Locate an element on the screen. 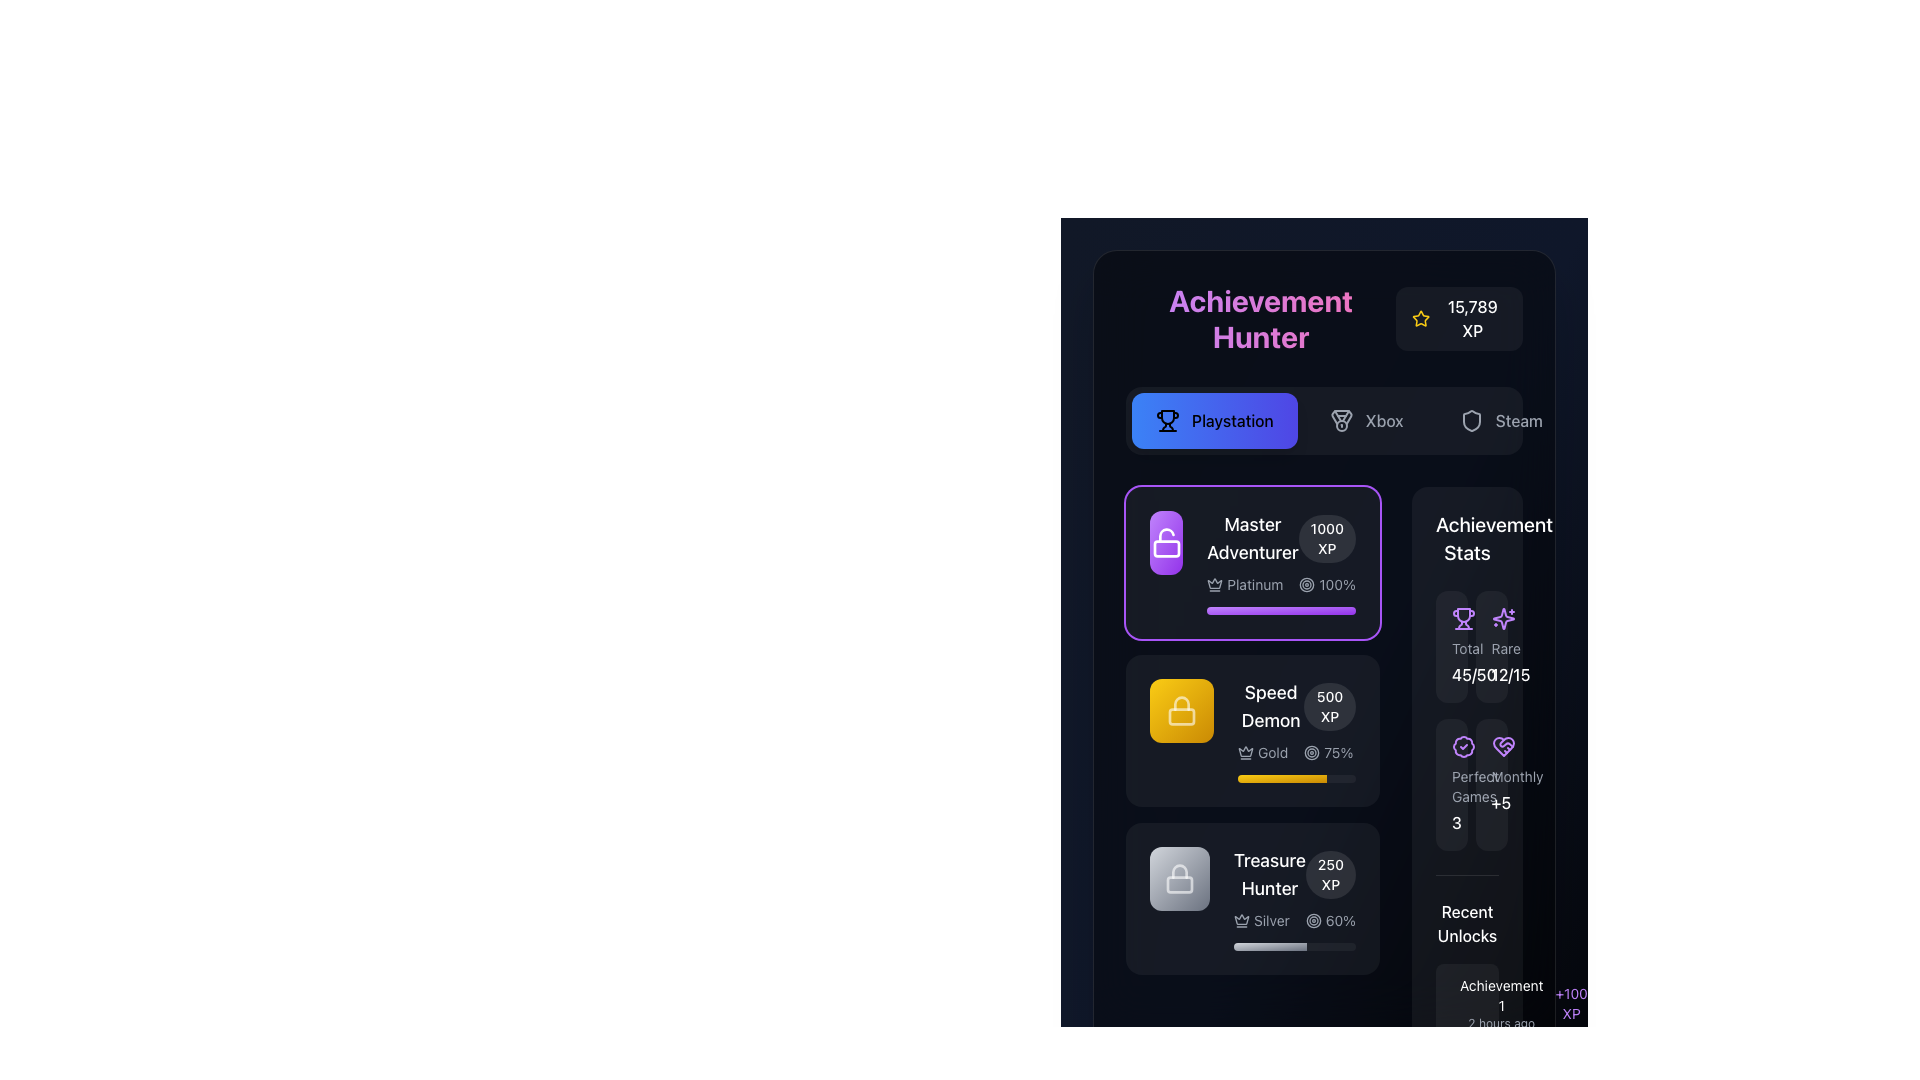  displayed text in the text display element located under the 'Recent Unlocks' heading, which shows details about a recently unlocked achievement is located at coordinates (1501, 1003).